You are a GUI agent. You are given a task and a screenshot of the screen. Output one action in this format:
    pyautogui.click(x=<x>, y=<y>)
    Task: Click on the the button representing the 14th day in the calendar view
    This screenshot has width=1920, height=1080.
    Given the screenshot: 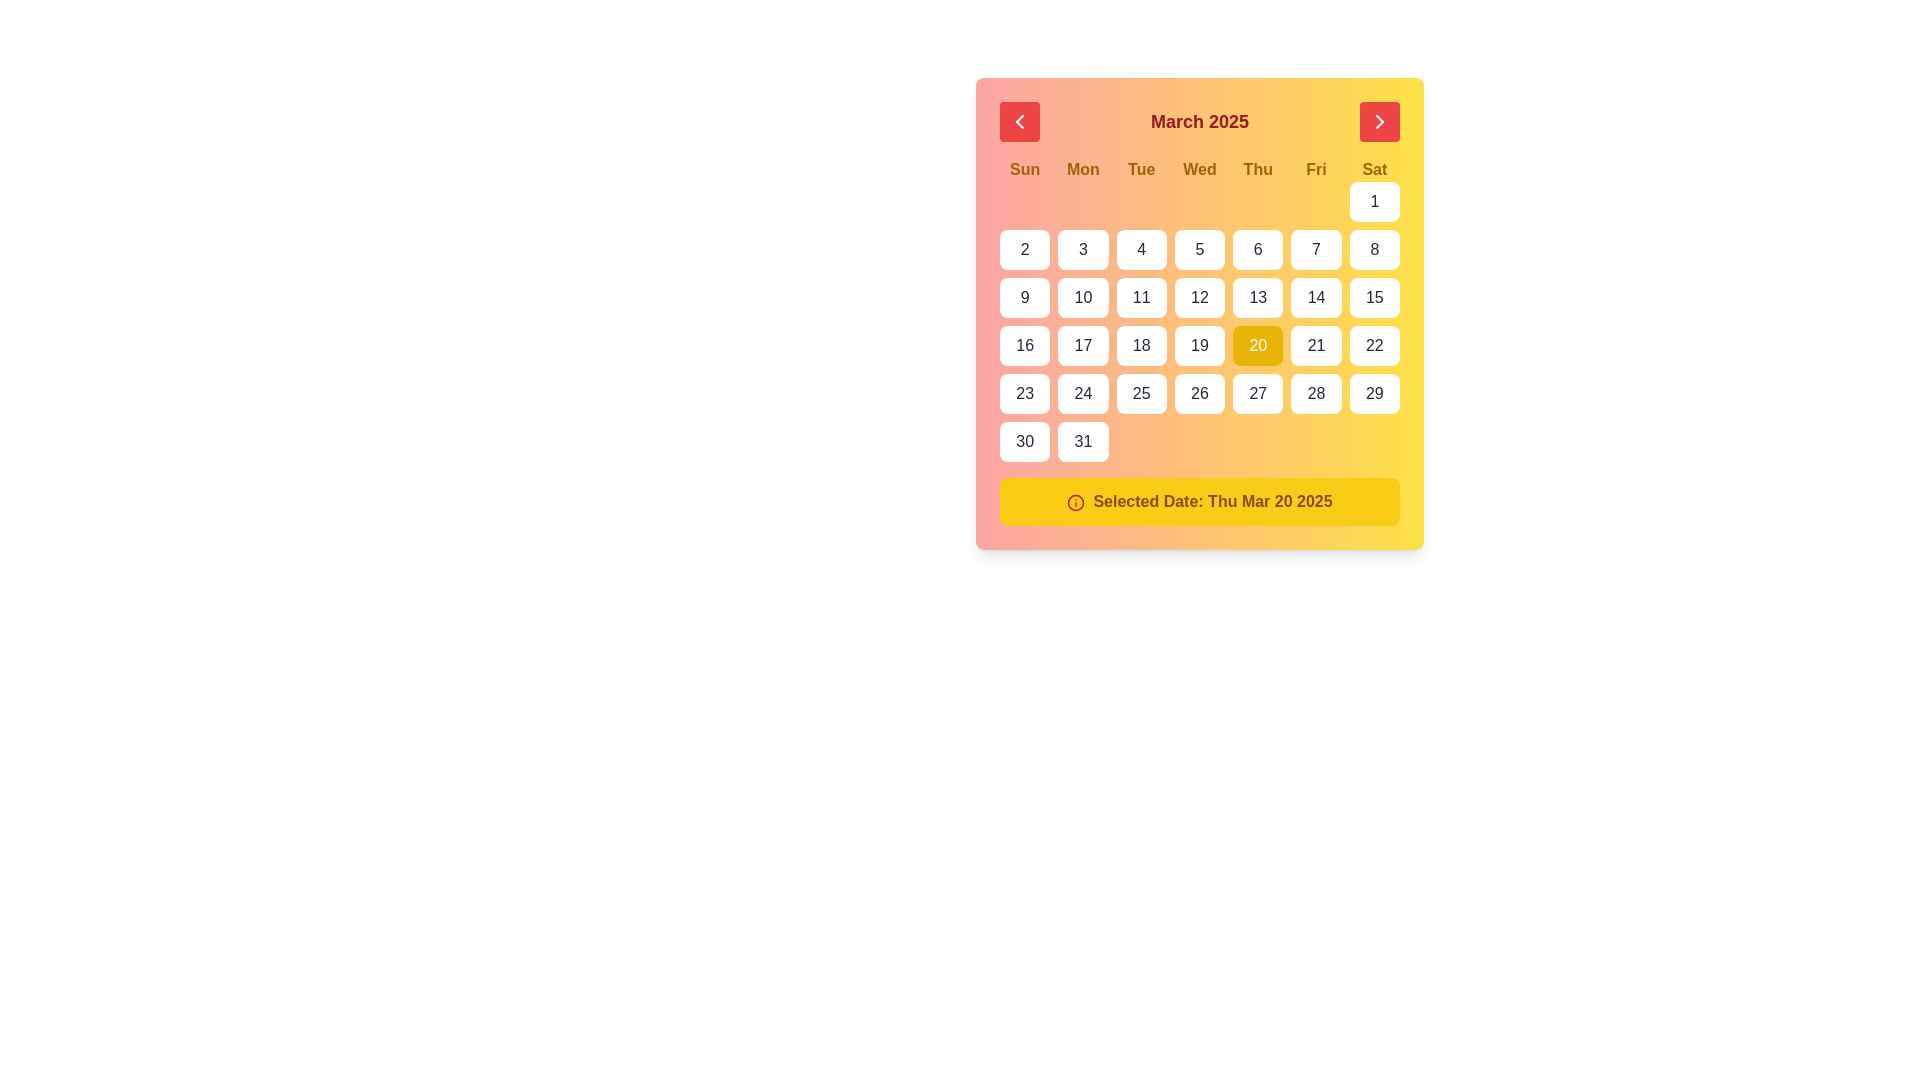 What is the action you would take?
    pyautogui.click(x=1316, y=297)
    